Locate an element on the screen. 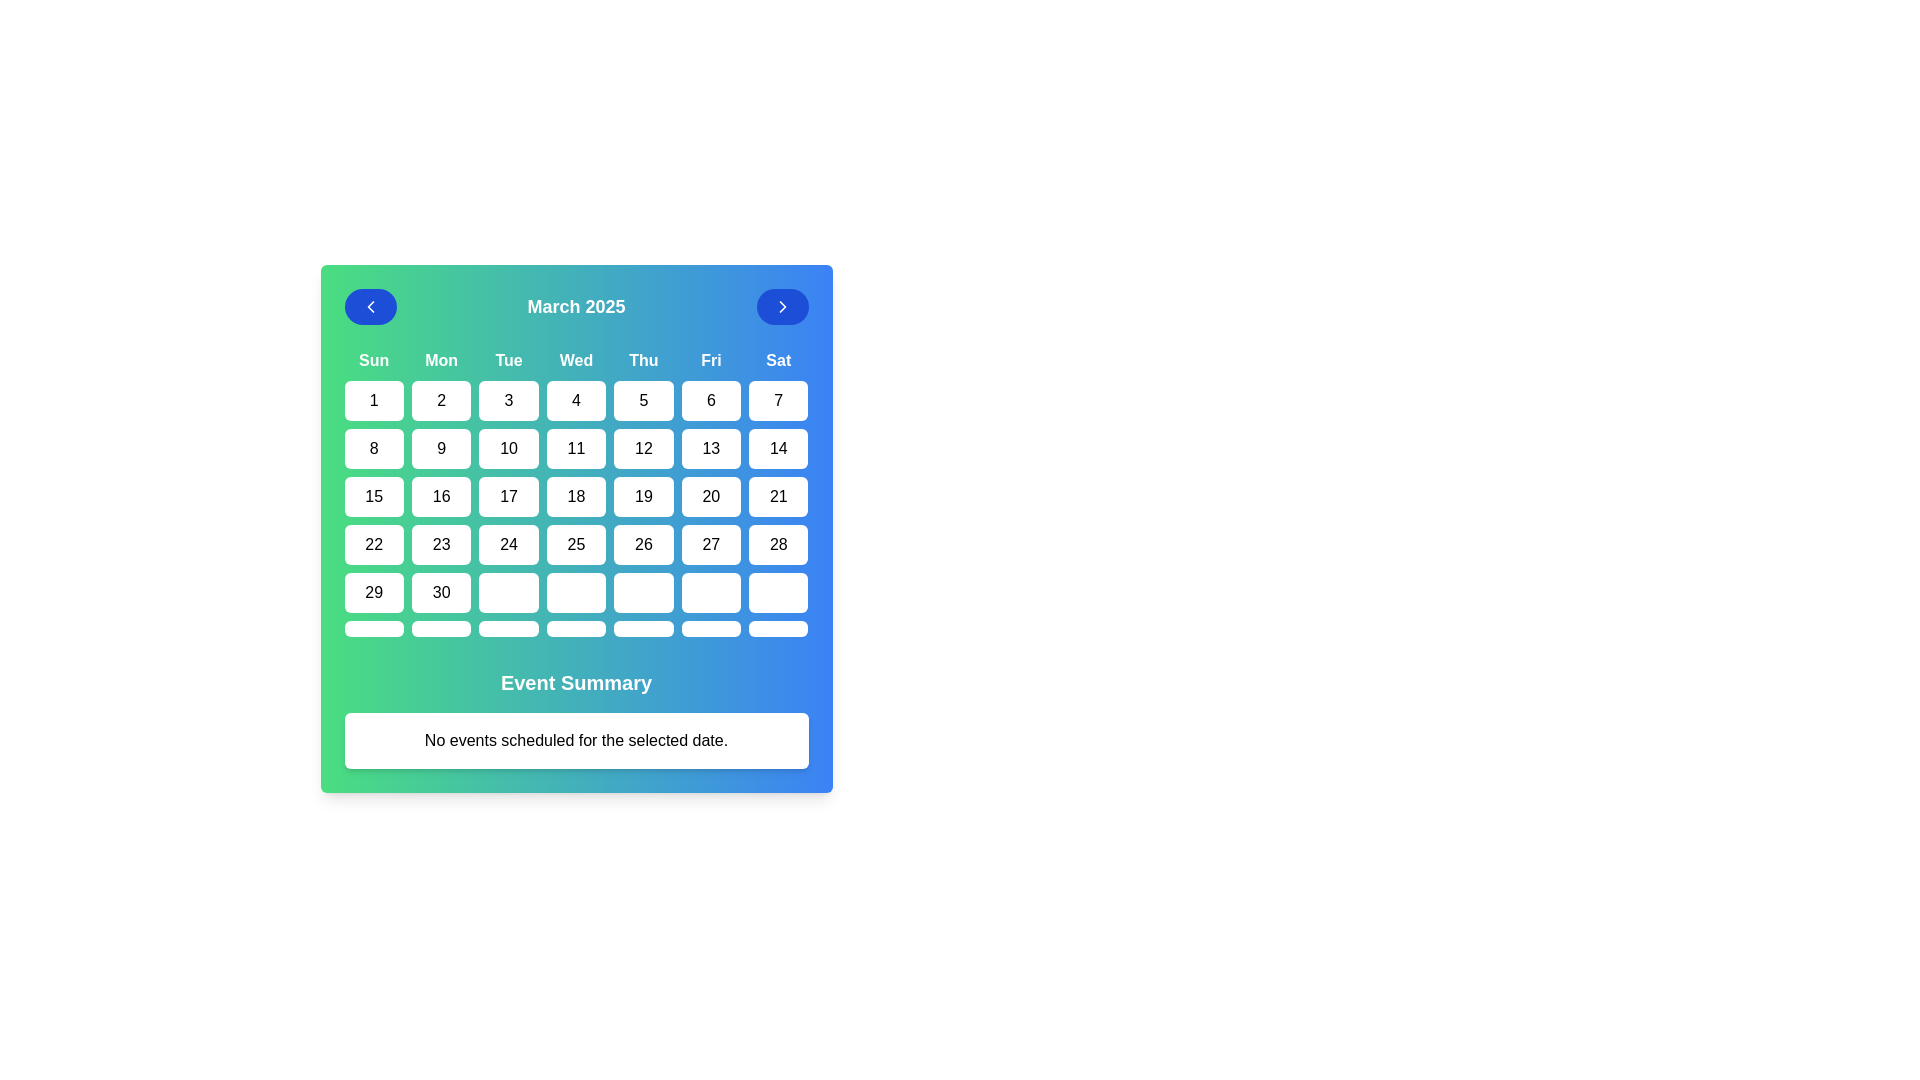 The image size is (1920, 1080). the rounded rectangular button displaying the number '14' located under the 'Sat' column header is located at coordinates (777, 447).